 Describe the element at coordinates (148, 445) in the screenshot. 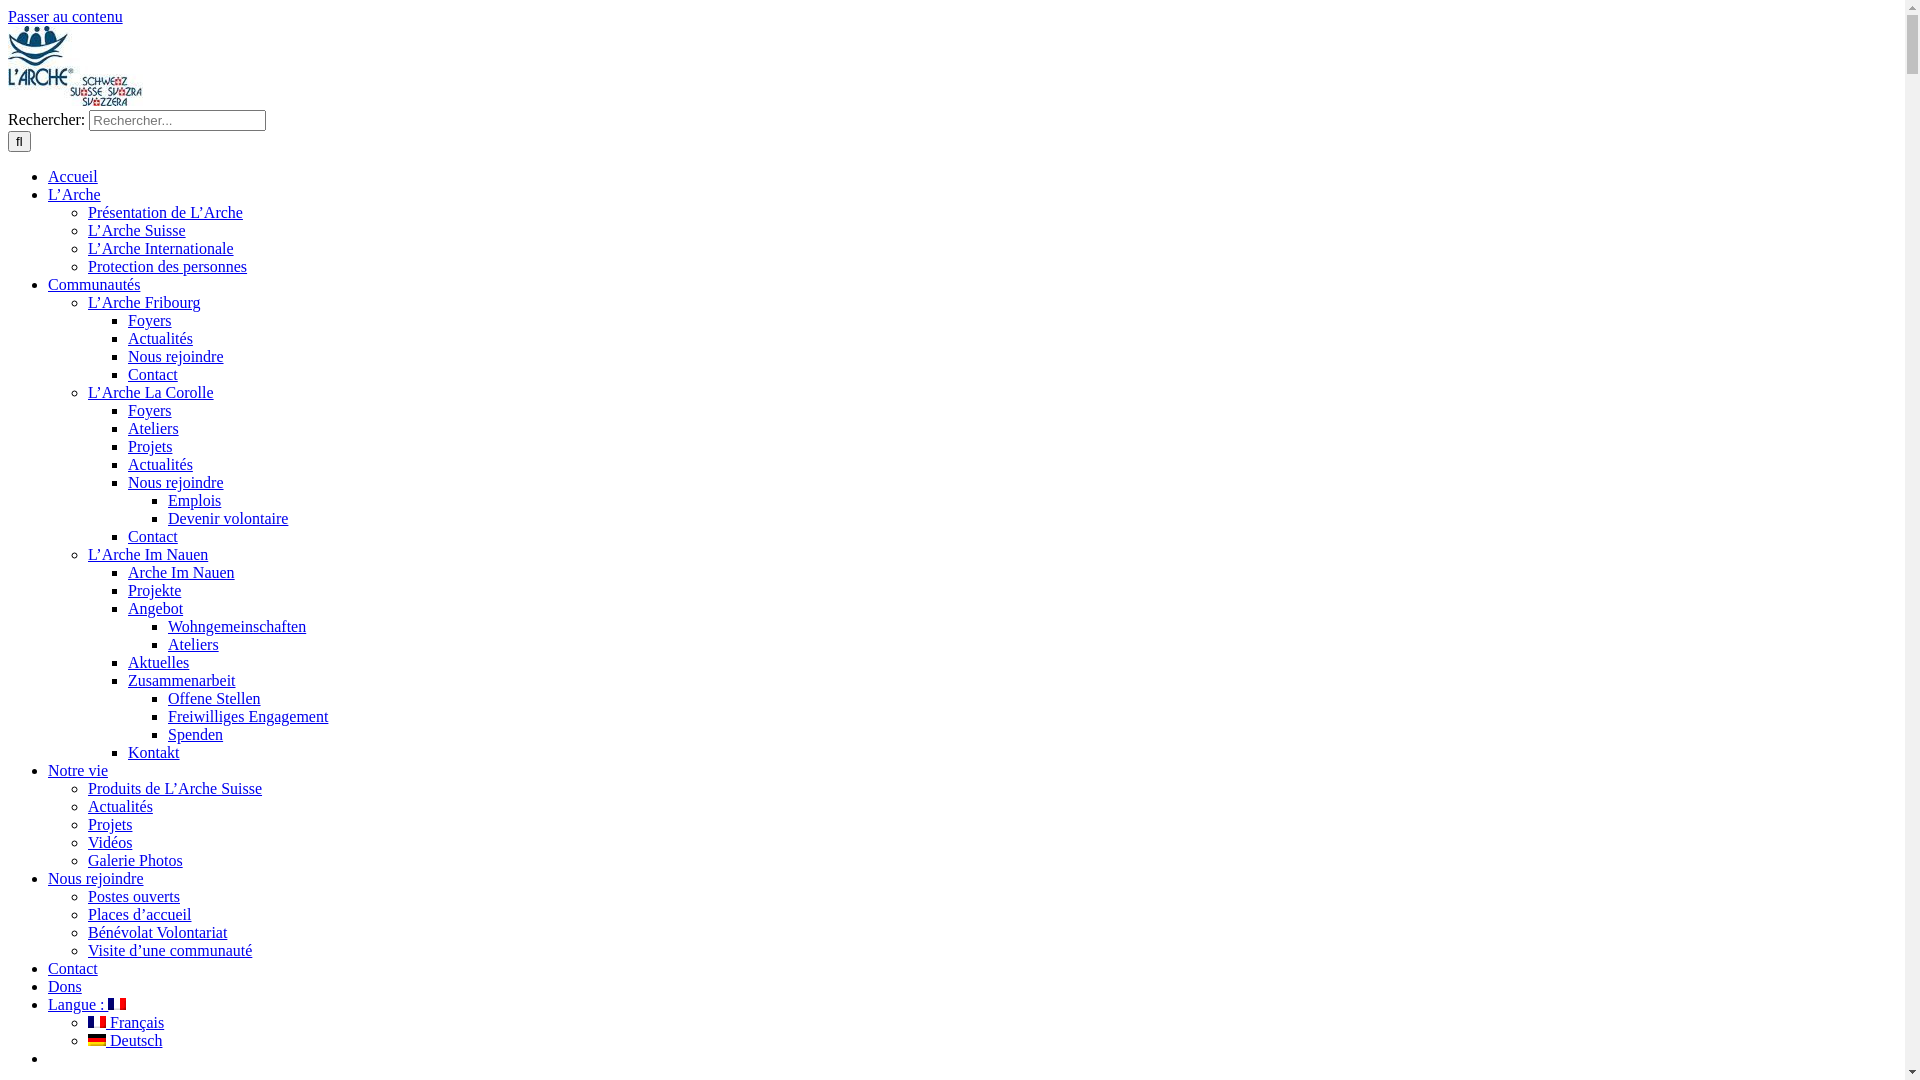

I see `'Projets'` at that location.